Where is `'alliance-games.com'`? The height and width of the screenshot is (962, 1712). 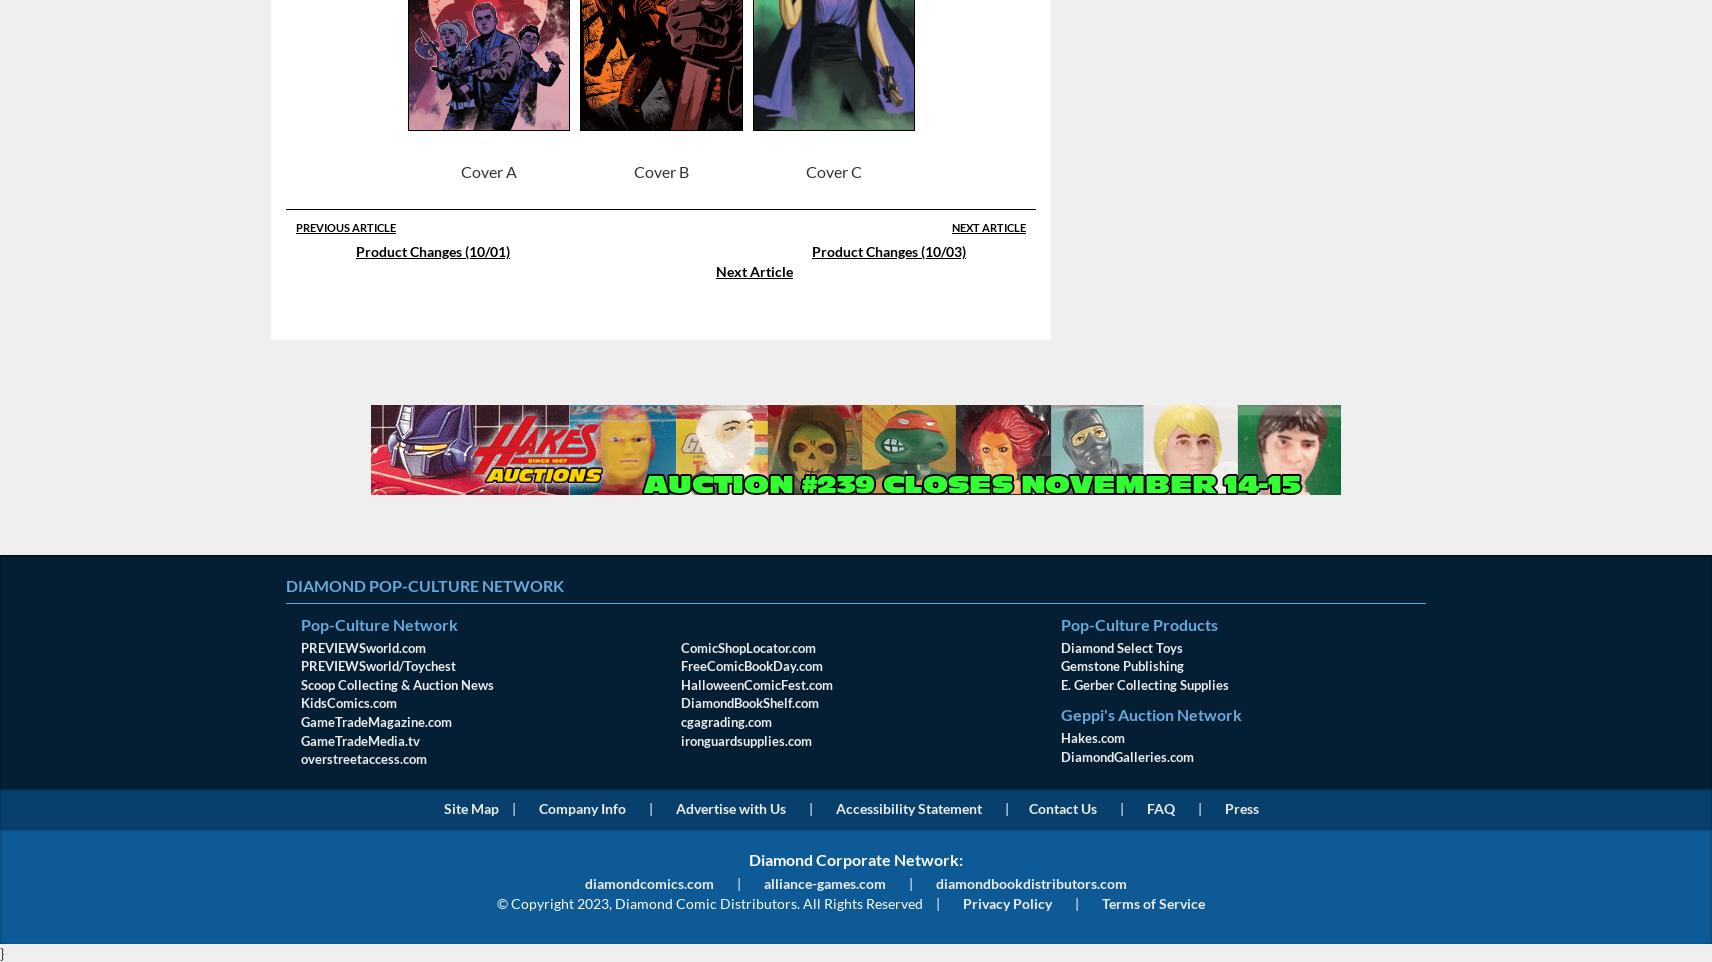 'alliance-games.com' is located at coordinates (825, 881).